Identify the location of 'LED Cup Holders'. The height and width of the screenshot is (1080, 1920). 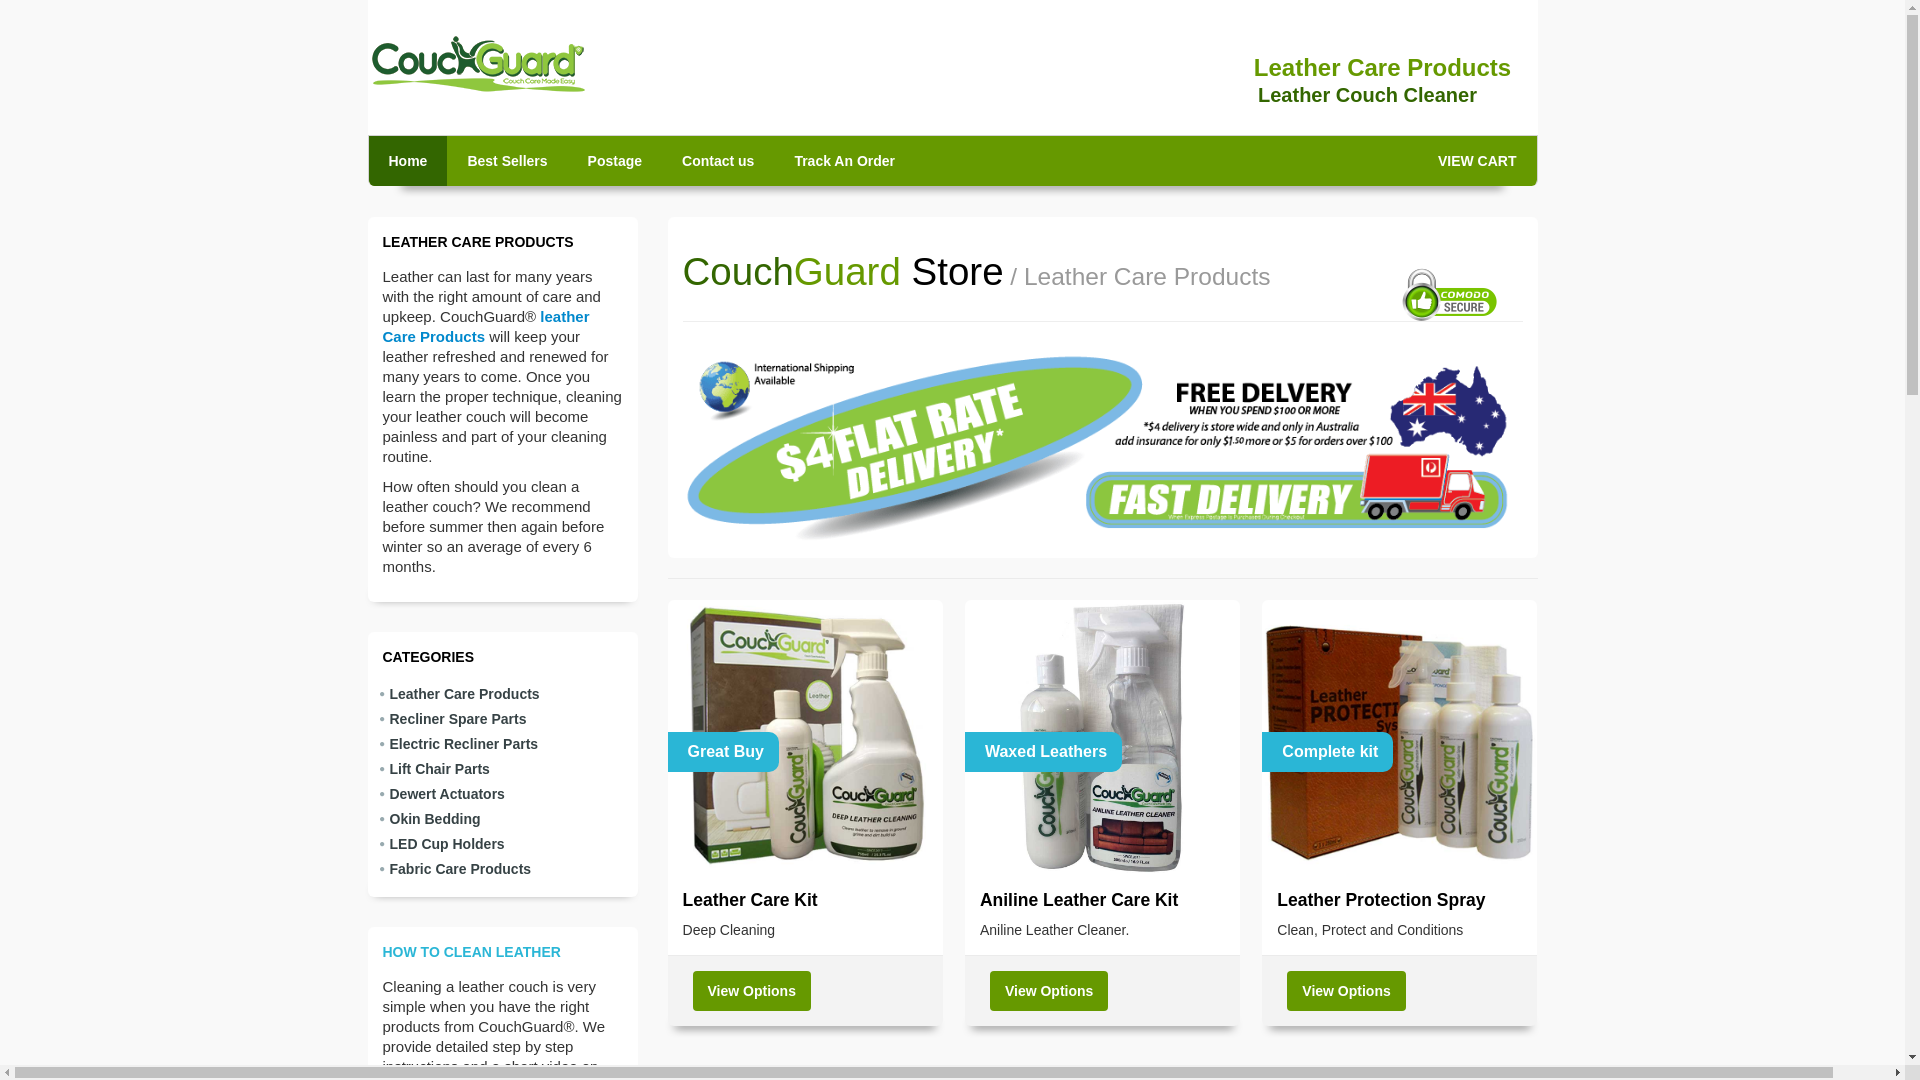
(509, 844).